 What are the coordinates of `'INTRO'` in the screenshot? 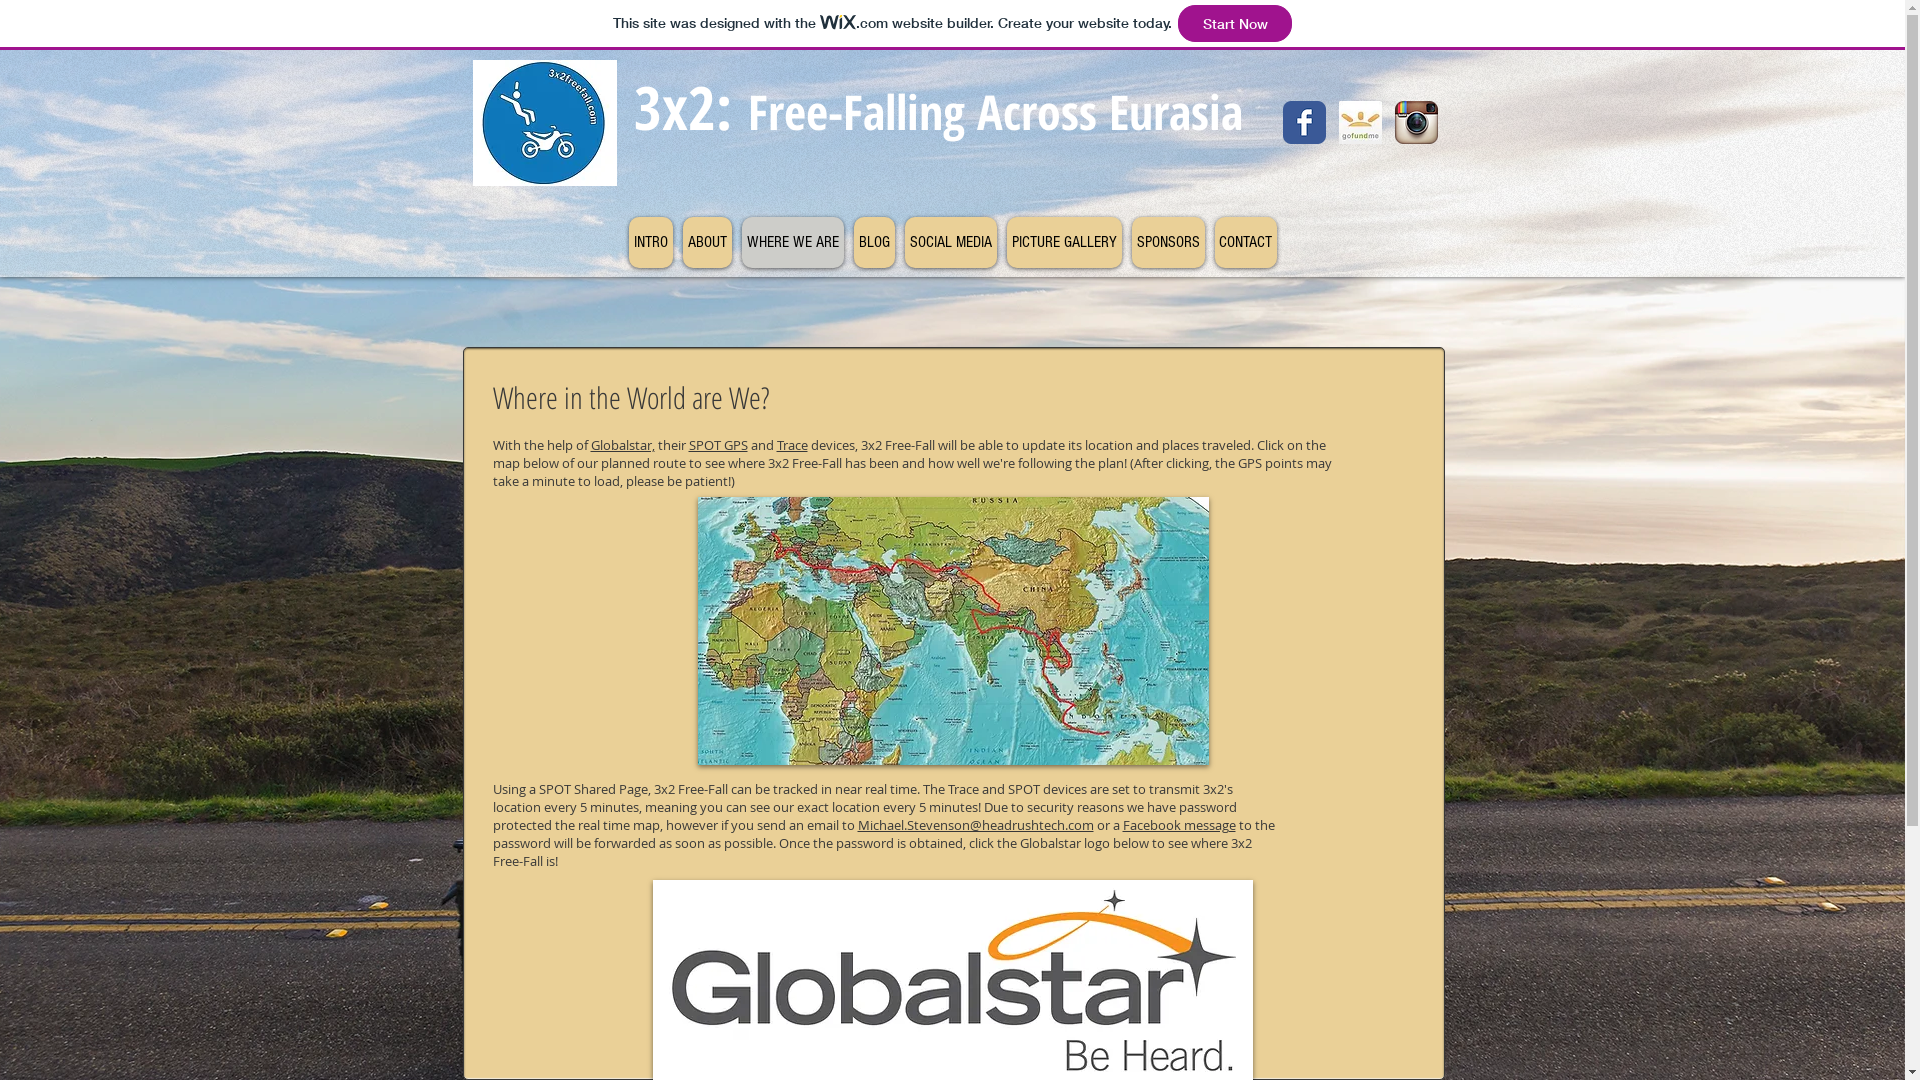 It's located at (627, 241).